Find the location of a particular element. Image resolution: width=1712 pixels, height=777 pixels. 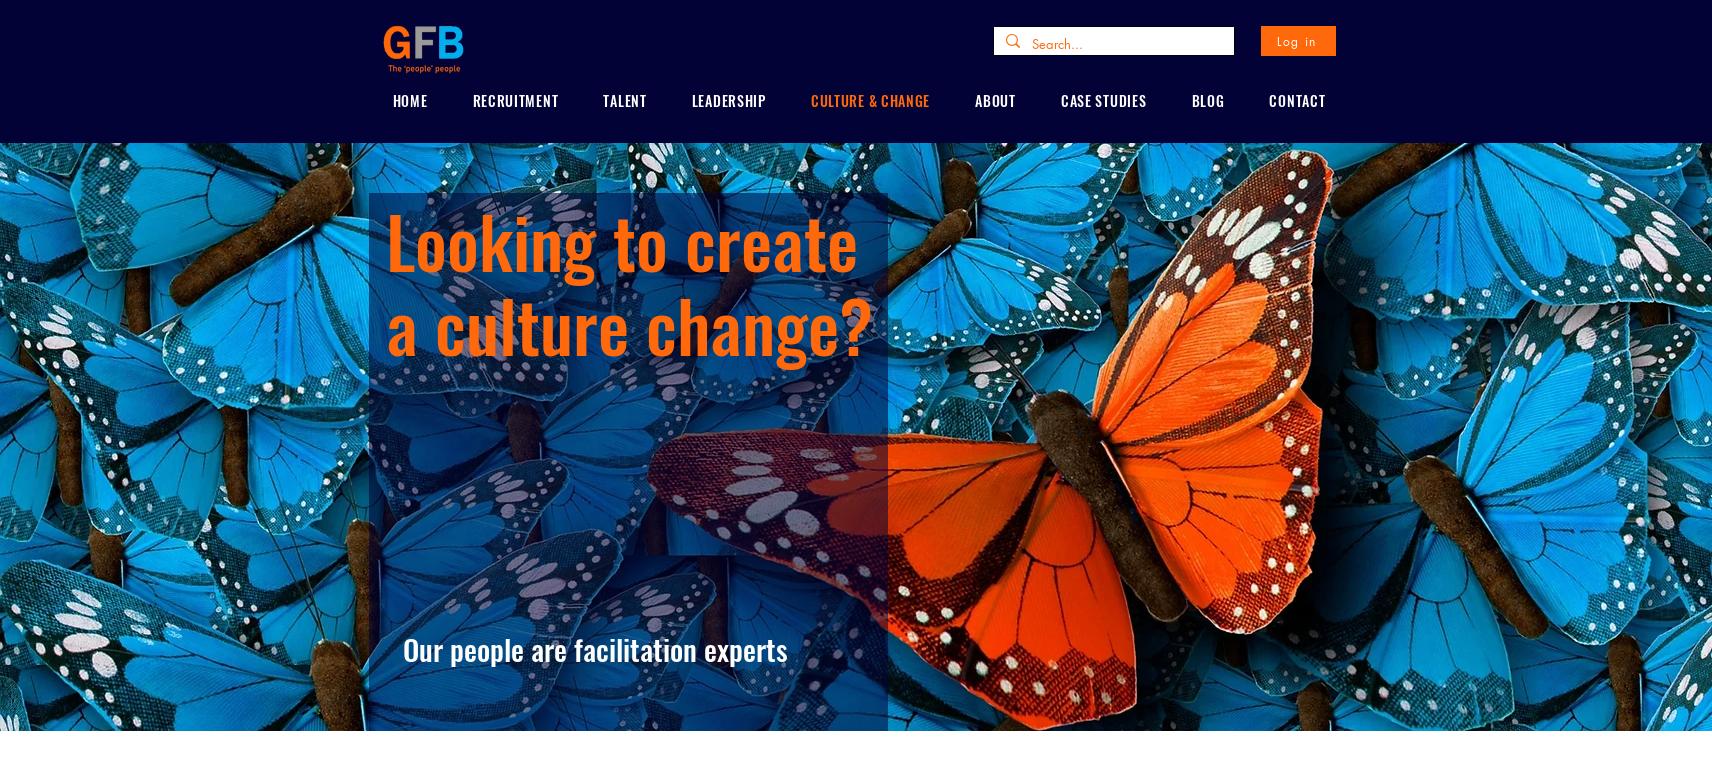

'CASE STUDIES' is located at coordinates (1059, 99).